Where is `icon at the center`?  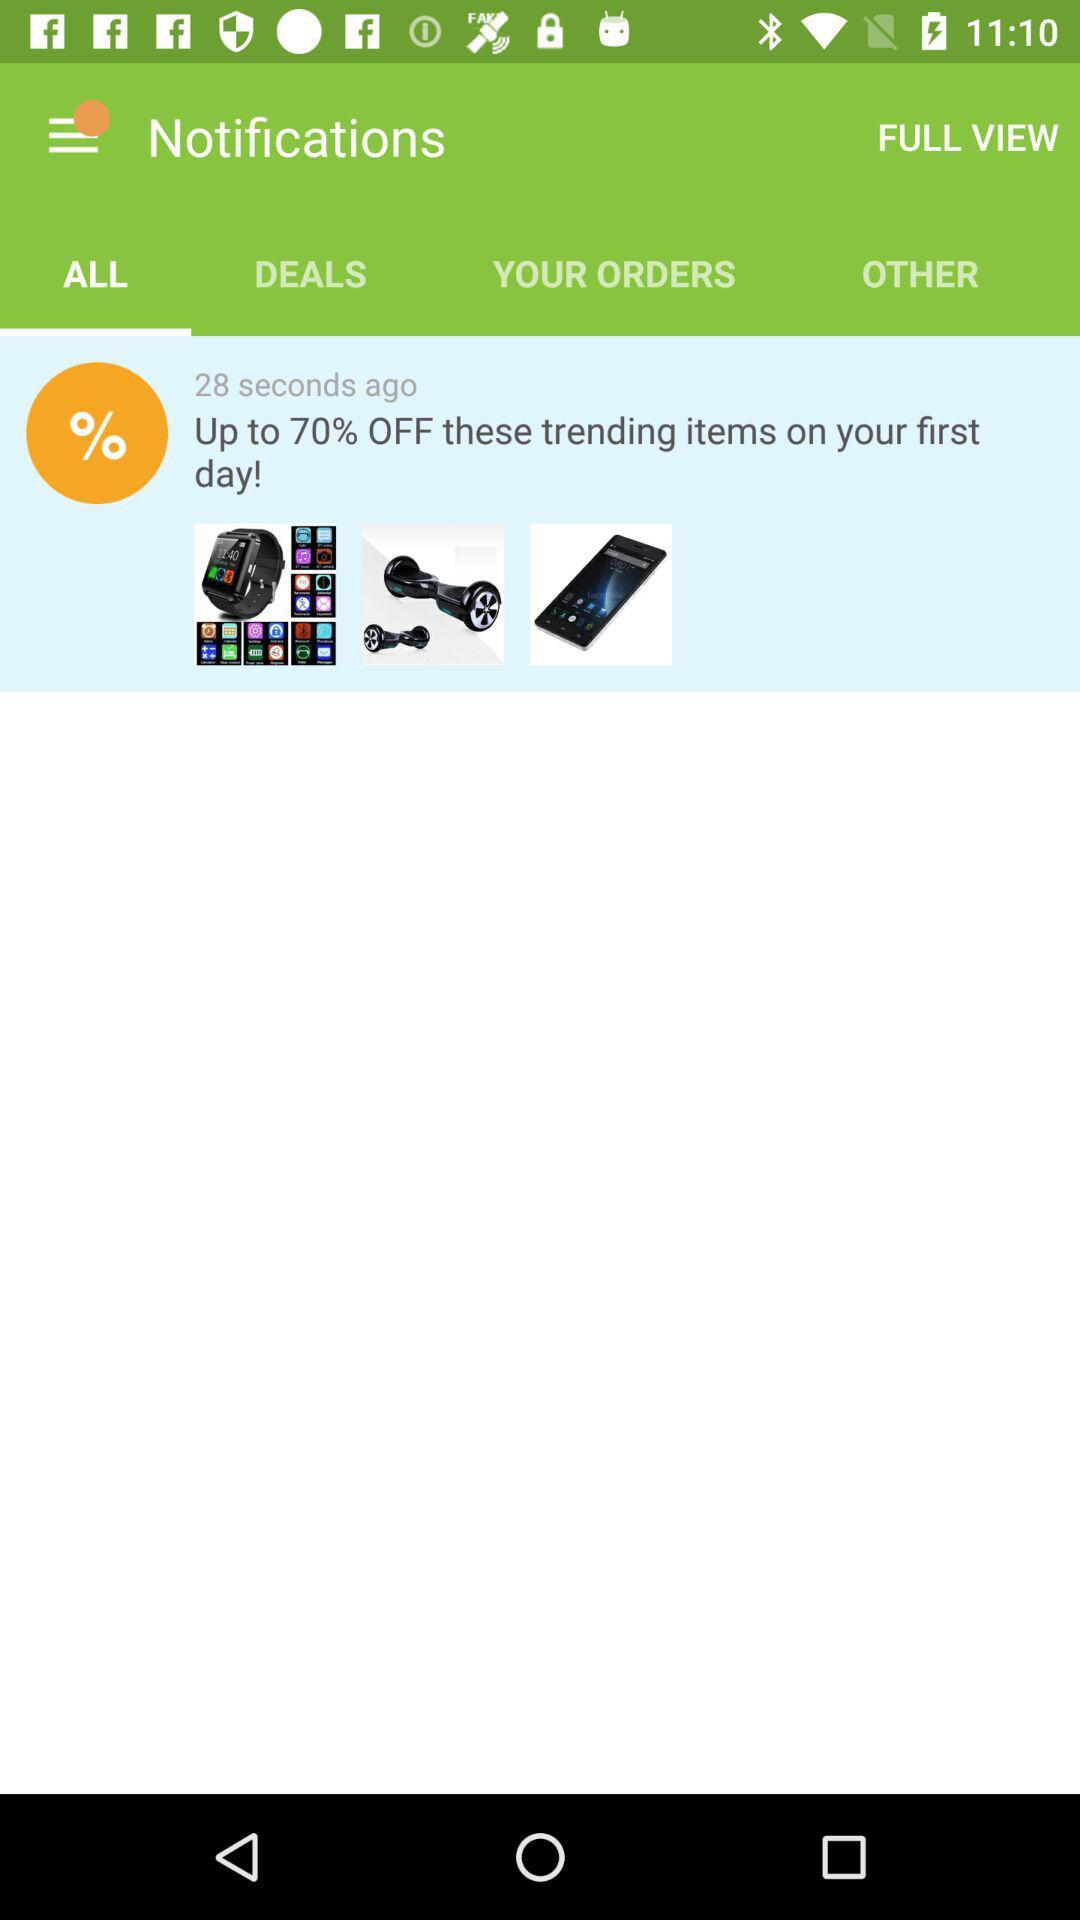
icon at the center is located at coordinates (540, 890).